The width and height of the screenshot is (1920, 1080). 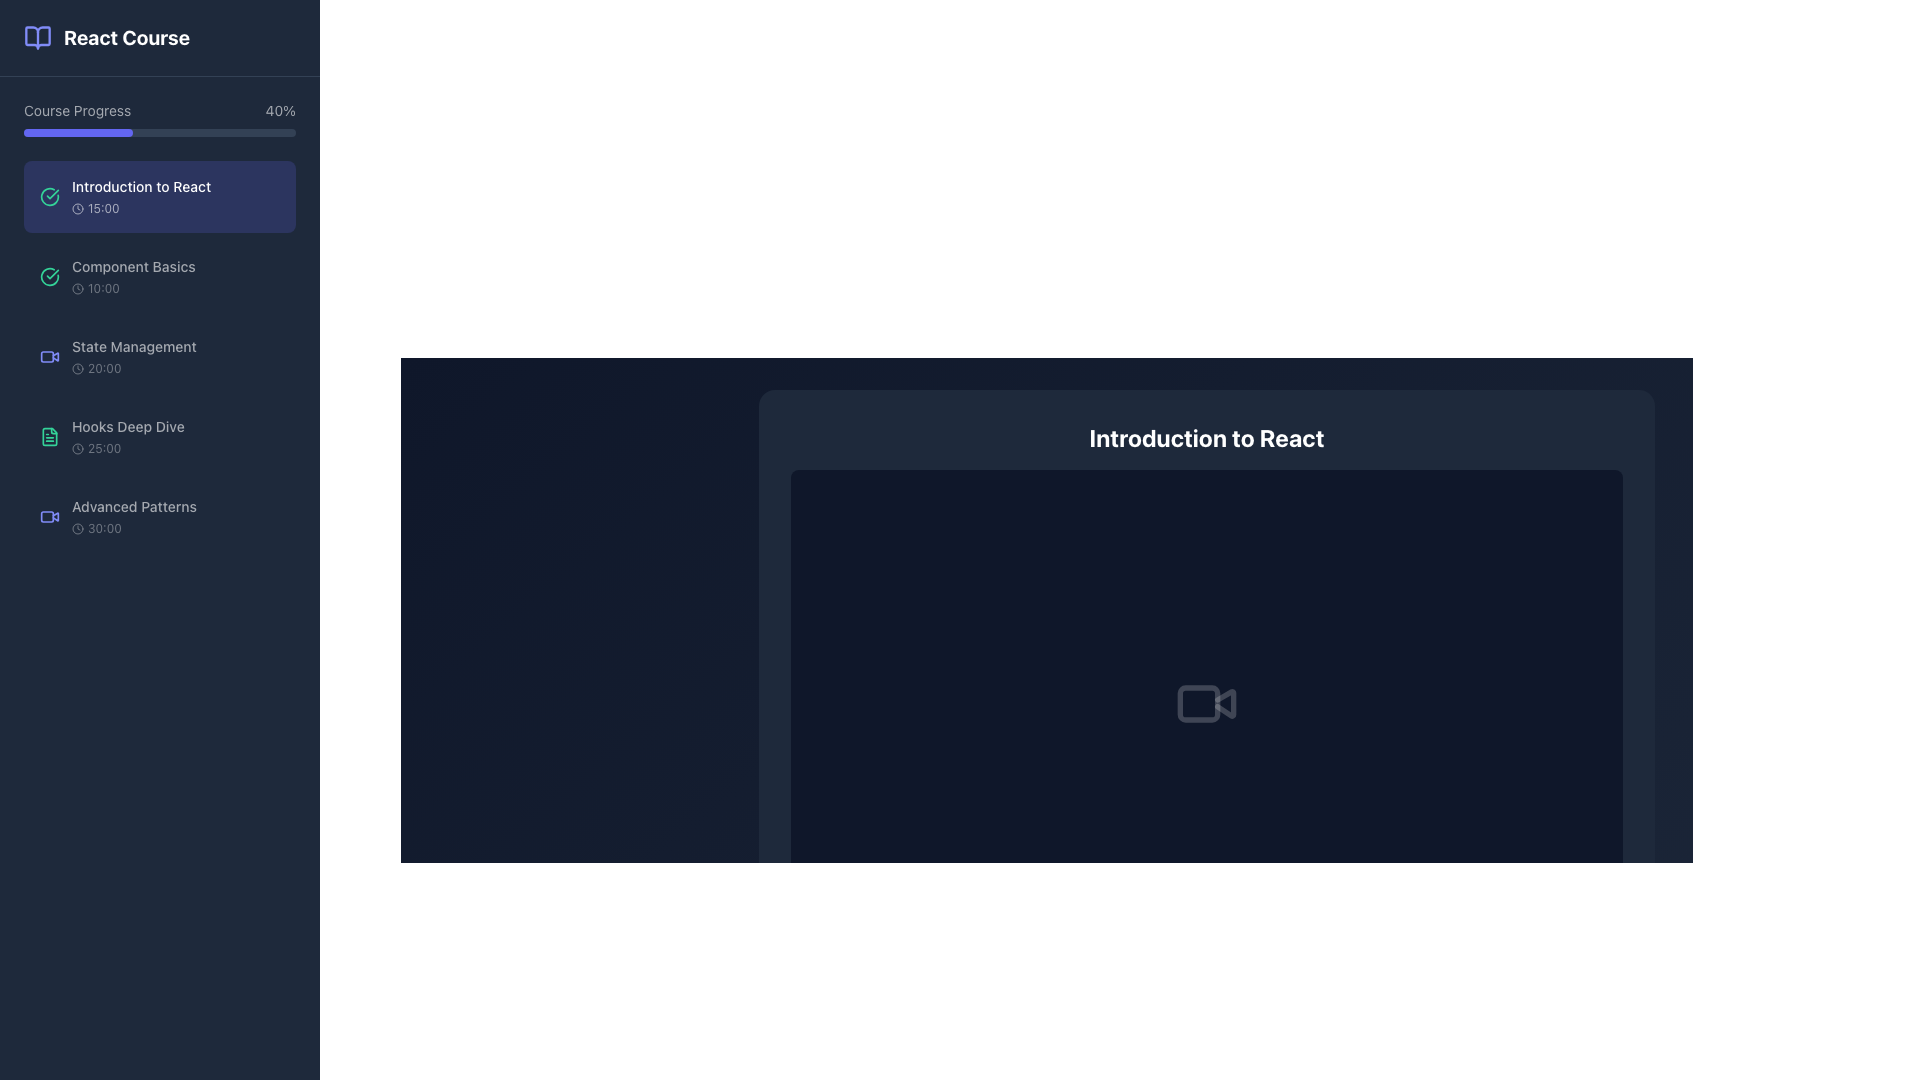 I want to click on the 'State Management' text label, so click(x=176, y=346).